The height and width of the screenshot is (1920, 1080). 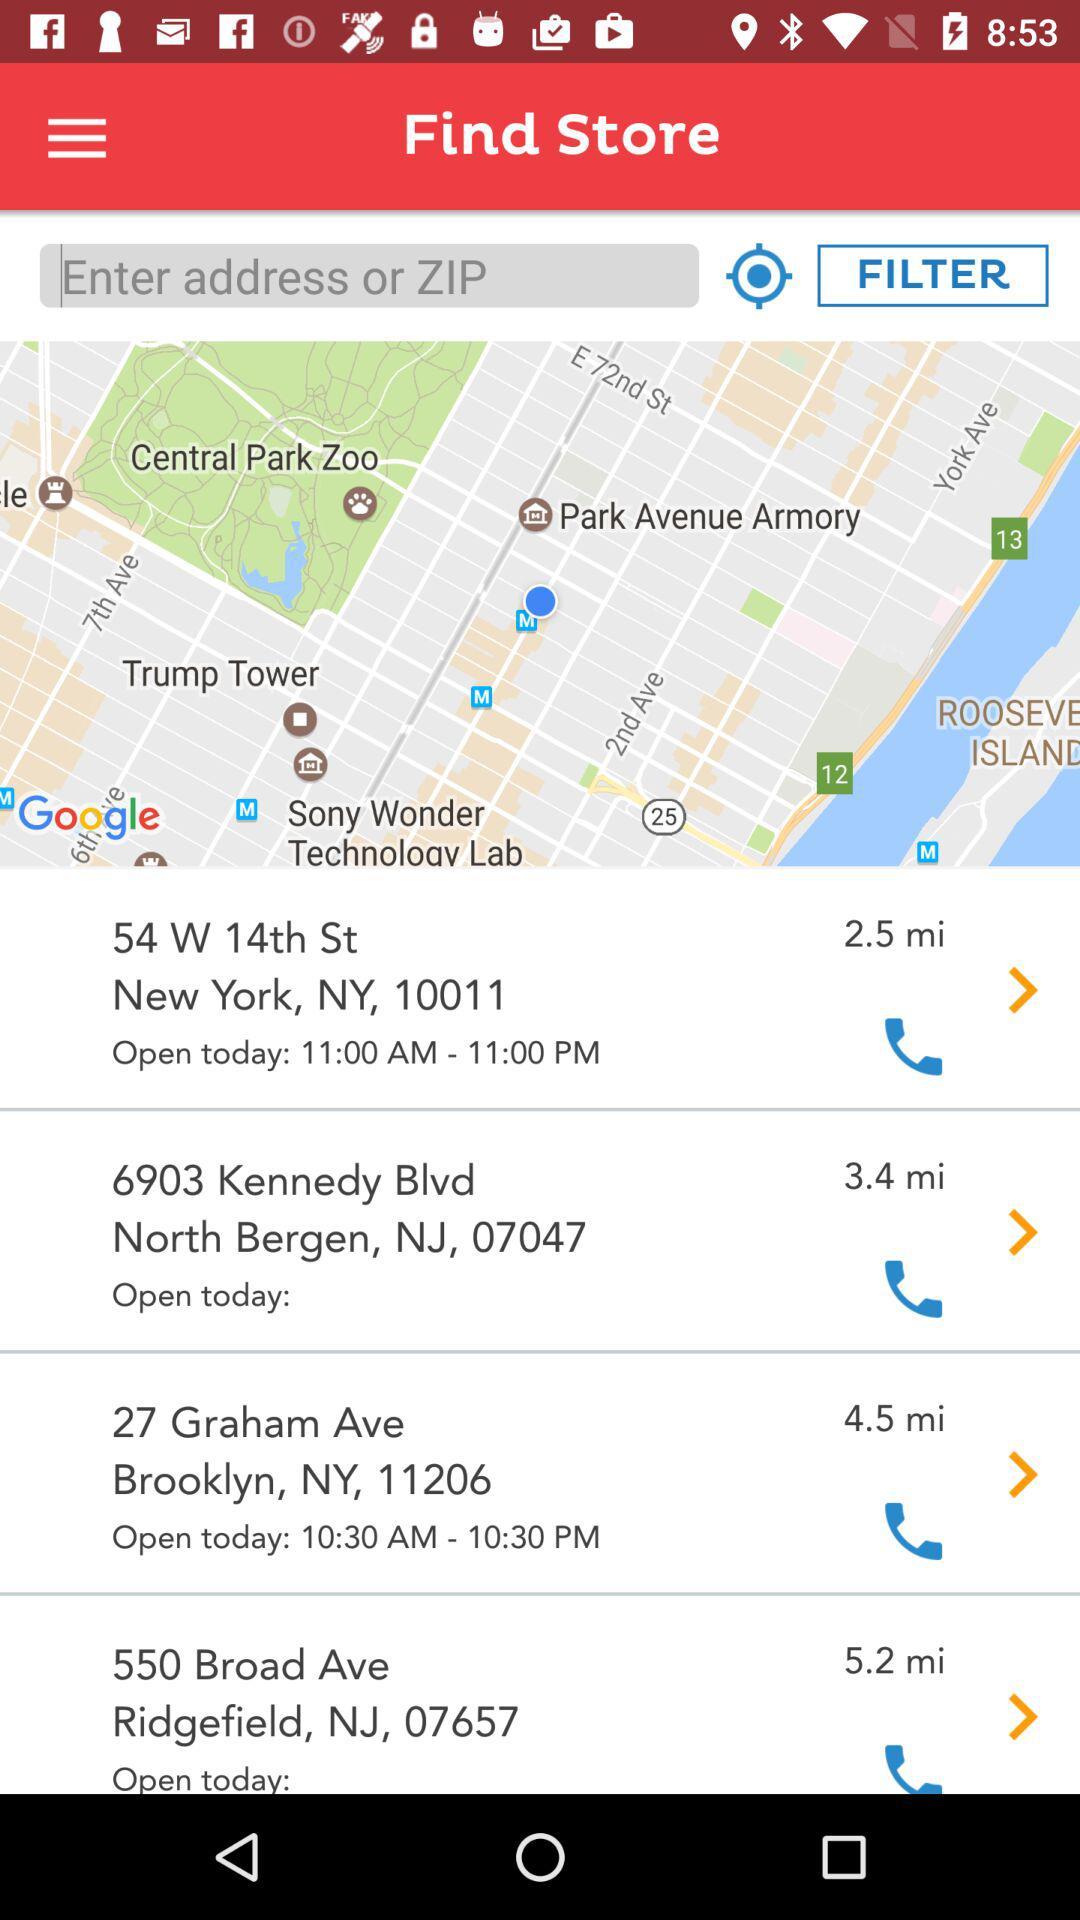 I want to click on location, so click(x=758, y=274).